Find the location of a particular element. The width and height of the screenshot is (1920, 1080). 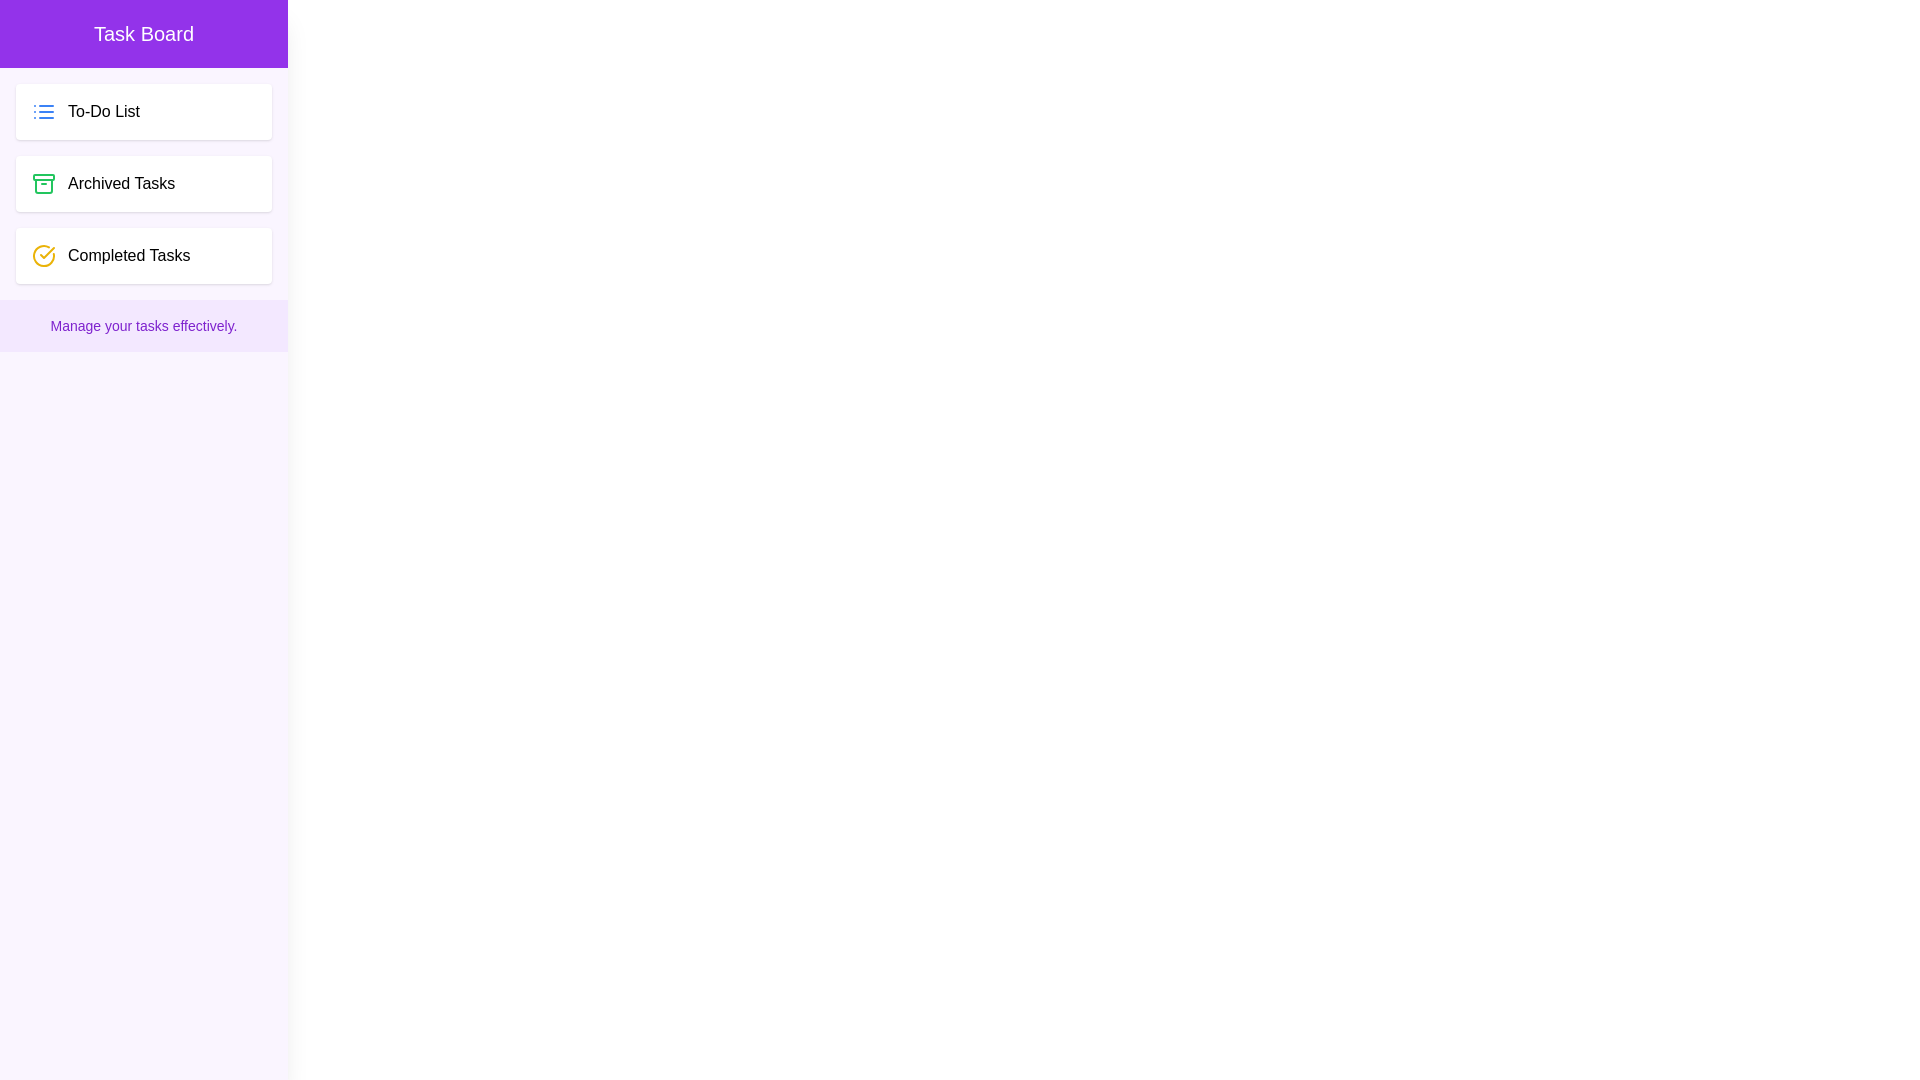

the toggle button to toggle the visibility of the TaskManagementDrawer is located at coordinates (38, 38).